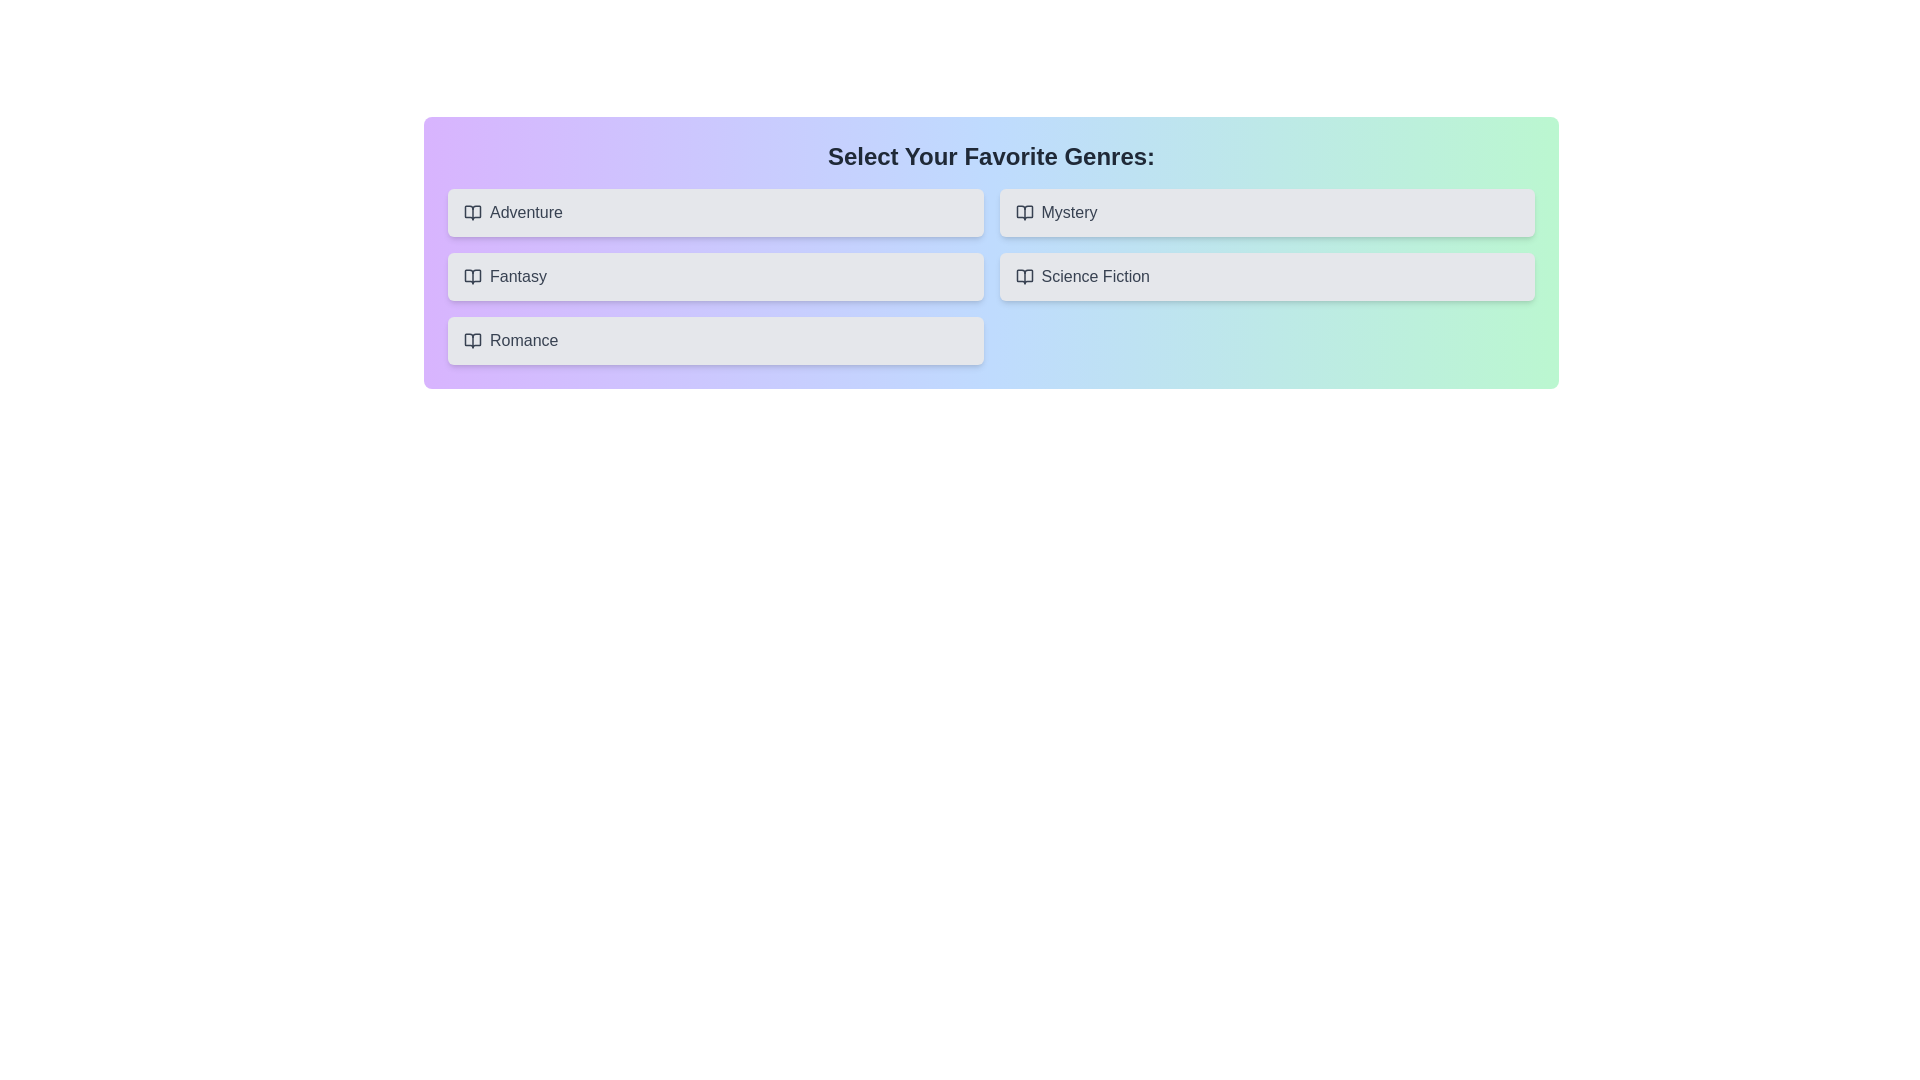 The image size is (1920, 1080). What do you see at coordinates (1266, 212) in the screenshot?
I see `the button corresponding to the genre Mystery` at bounding box center [1266, 212].